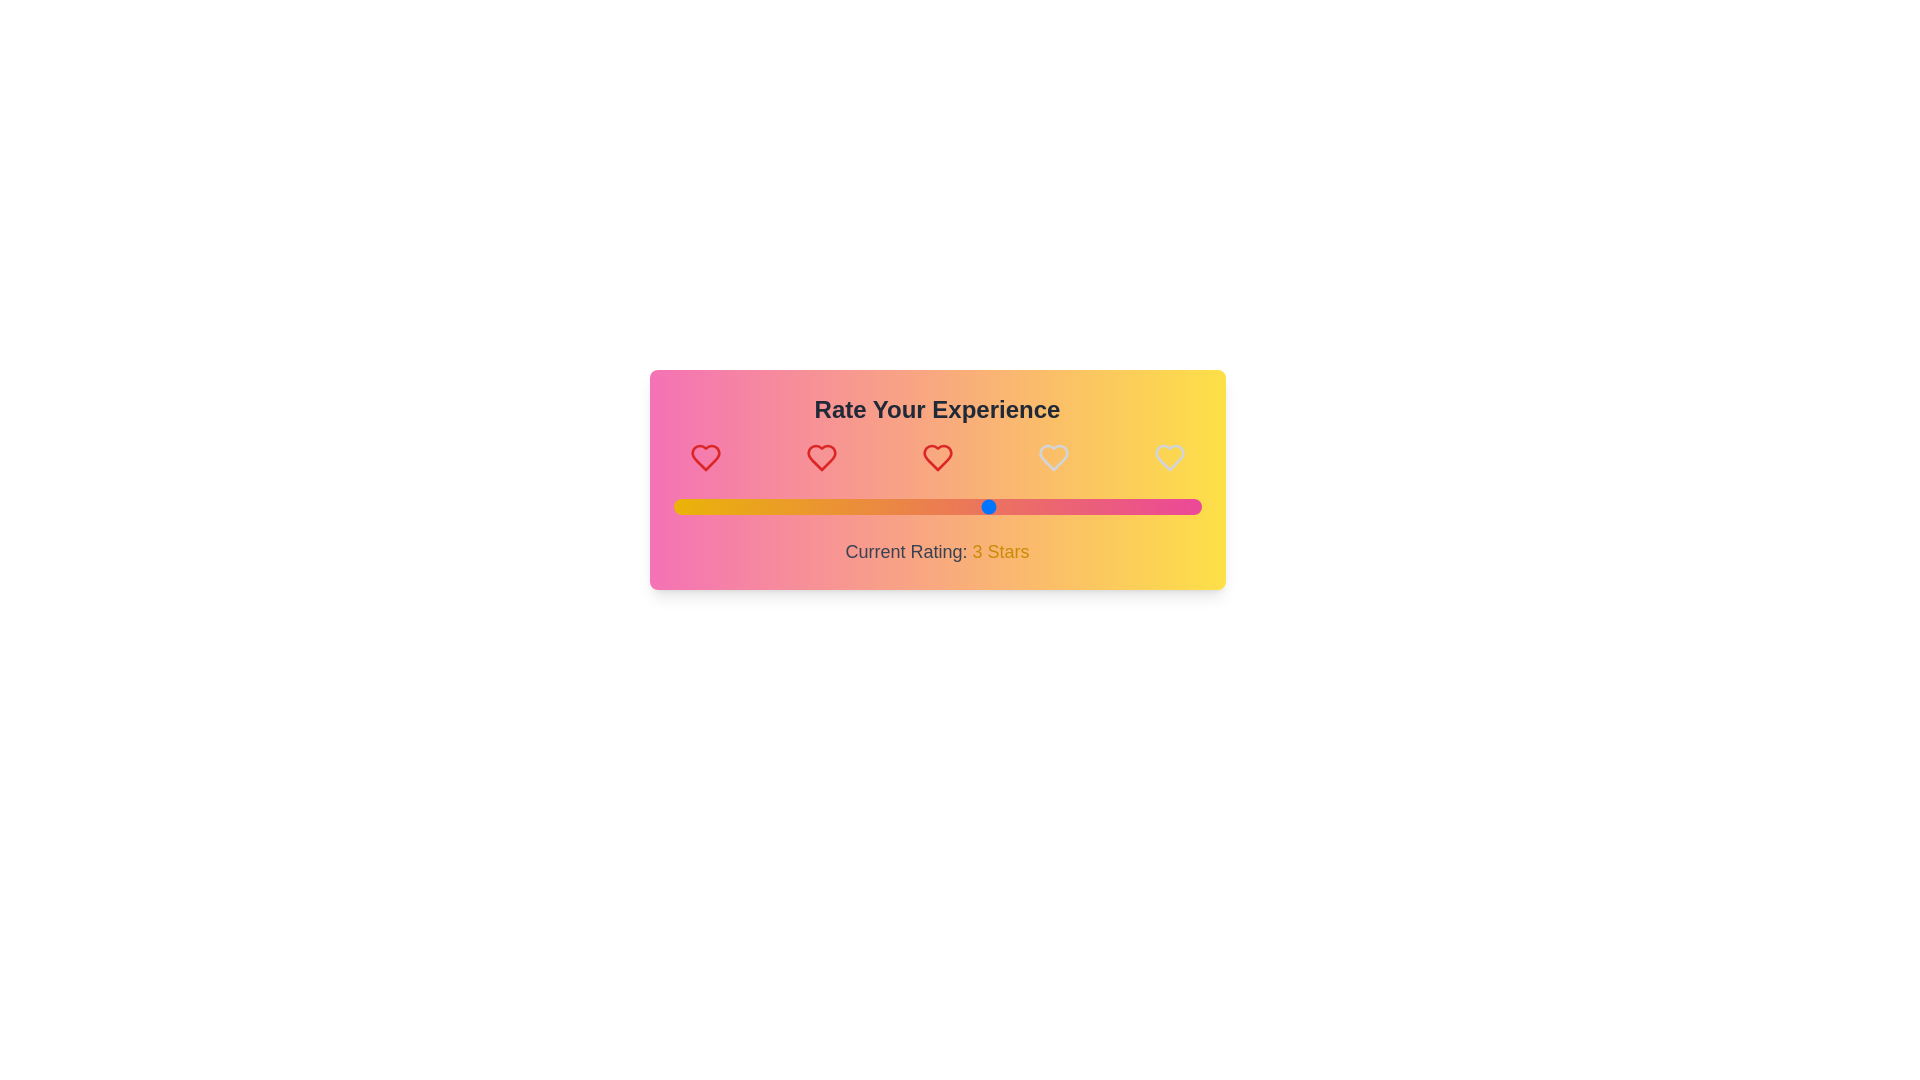 Image resolution: width=1920 pixels, height=1080 pixels. I want to click on the heart icon corresponding to the desired rating 5, so click(1169, 458).